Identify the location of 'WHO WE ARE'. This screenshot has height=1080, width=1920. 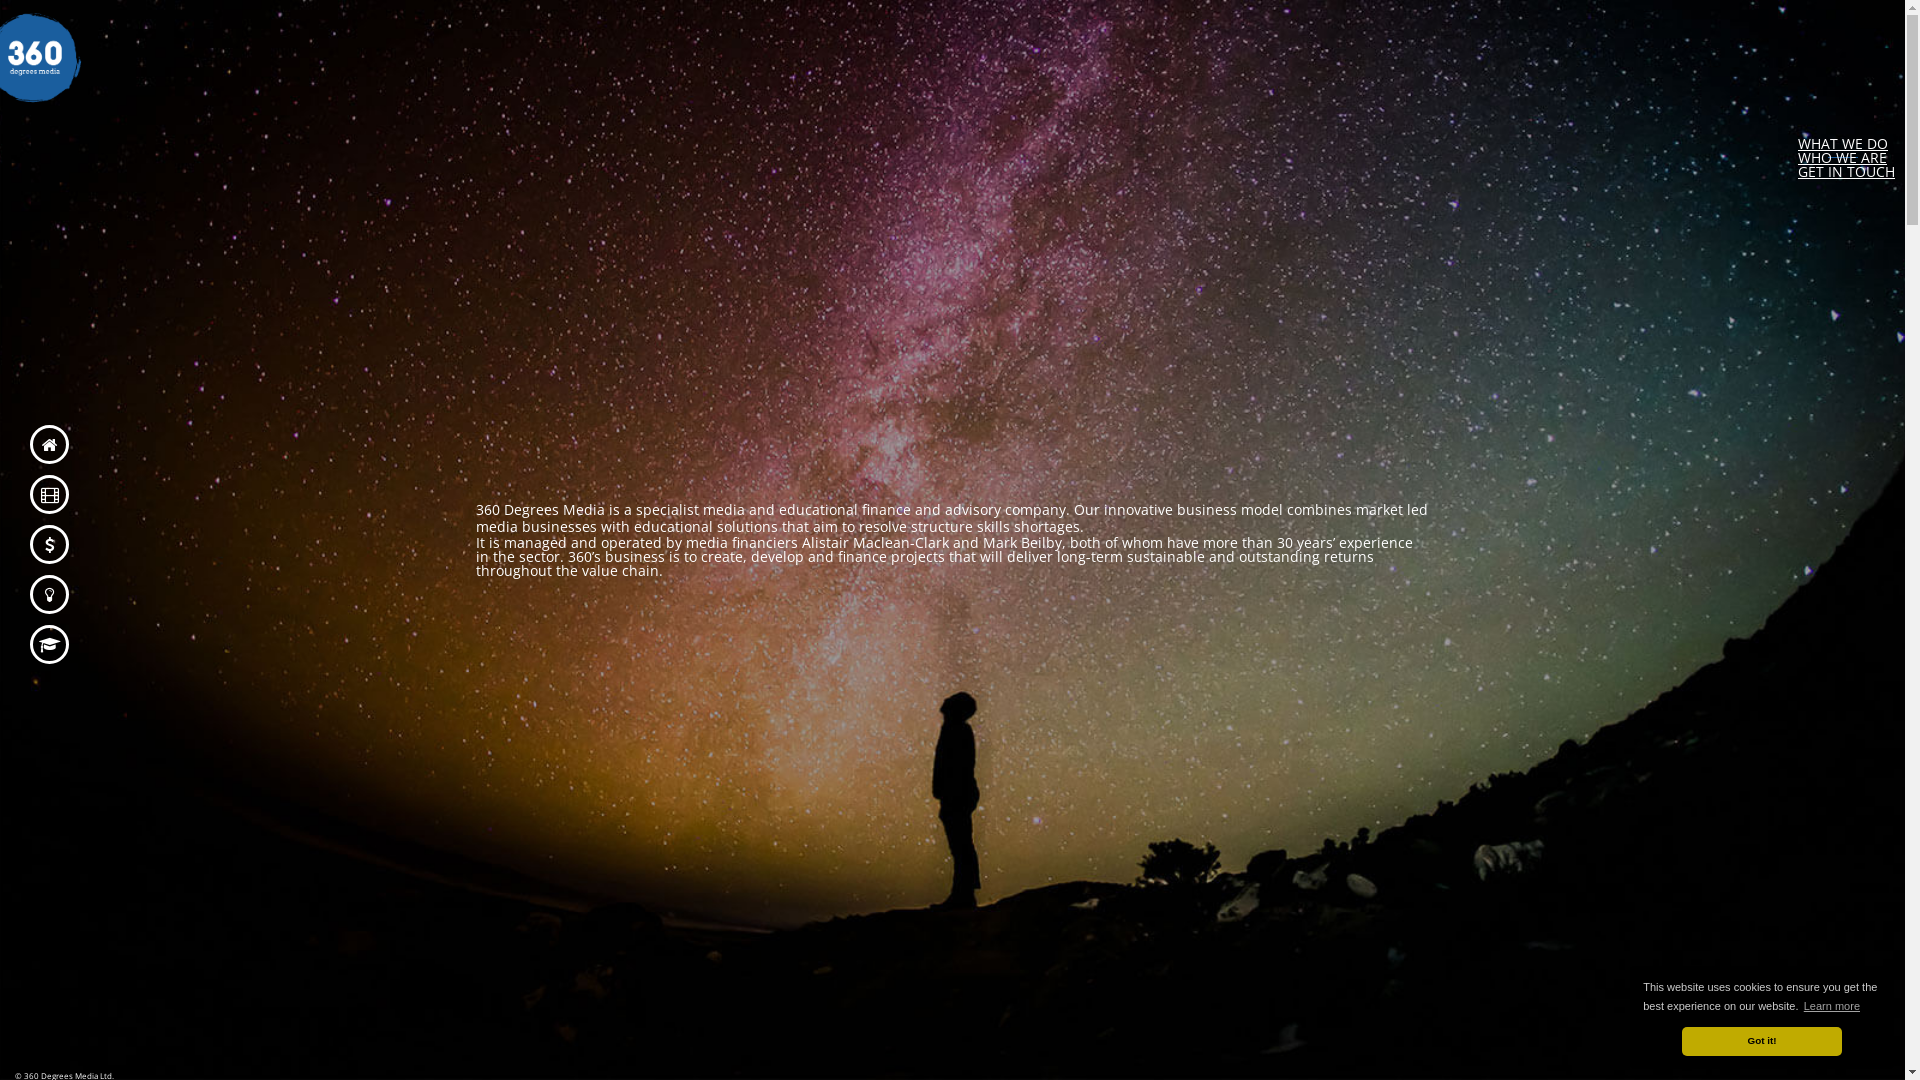
(1841, 156).